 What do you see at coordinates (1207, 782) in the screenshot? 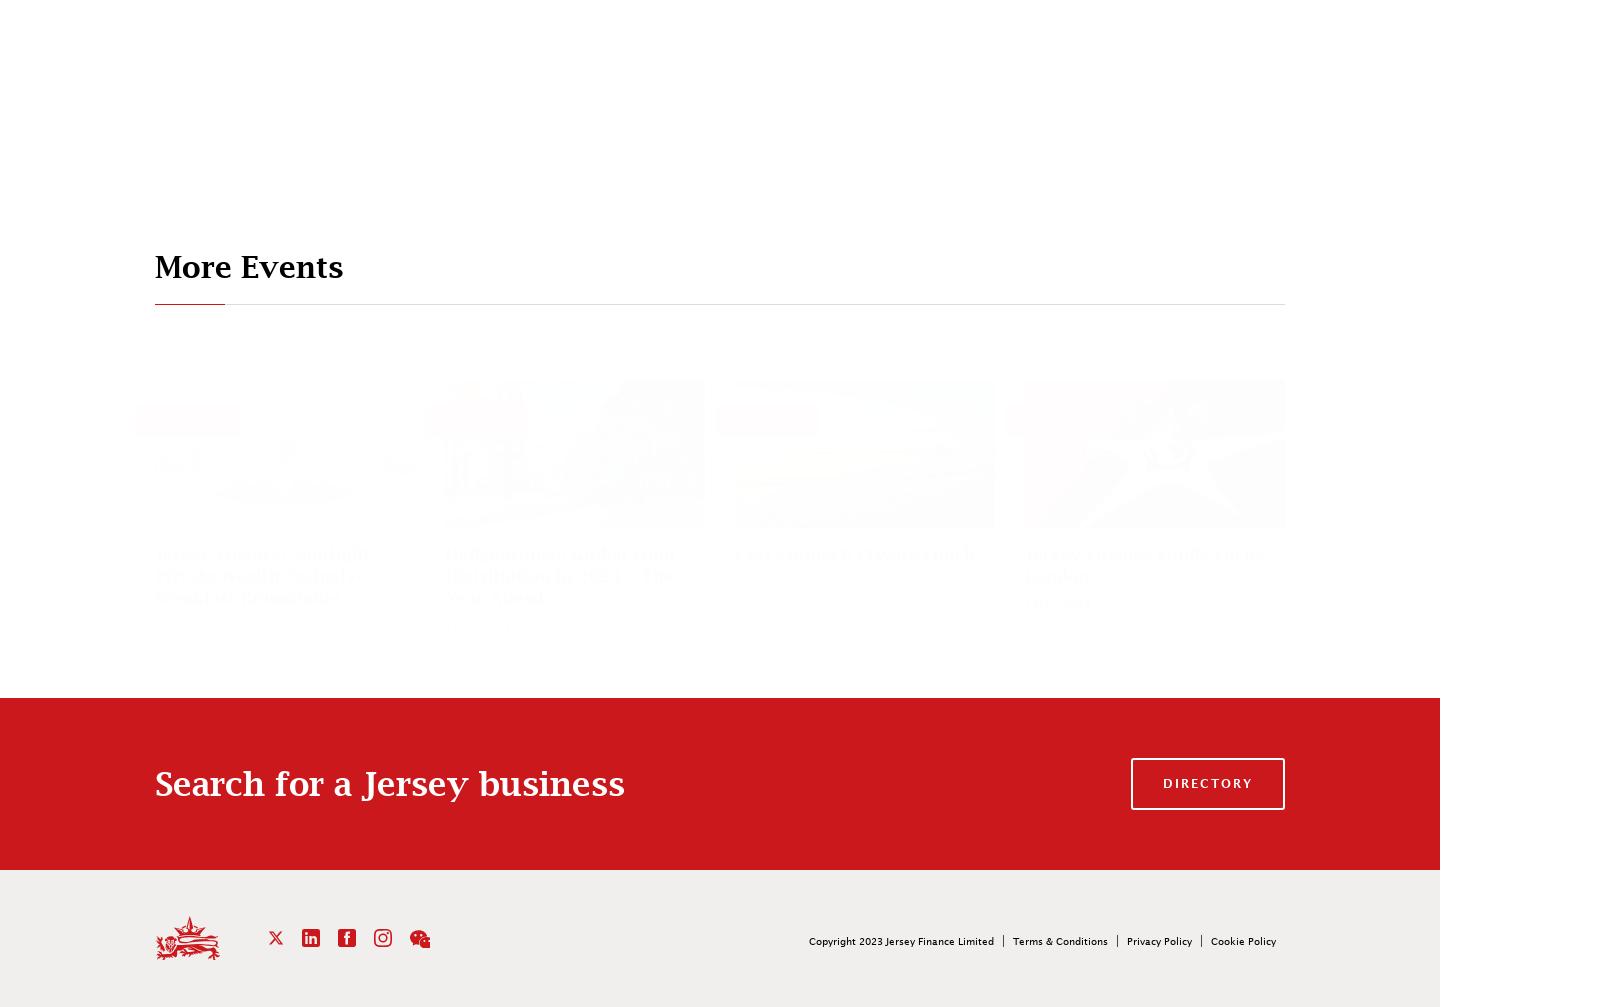
I see `'Directory'` at bounding box center [1207, 782].